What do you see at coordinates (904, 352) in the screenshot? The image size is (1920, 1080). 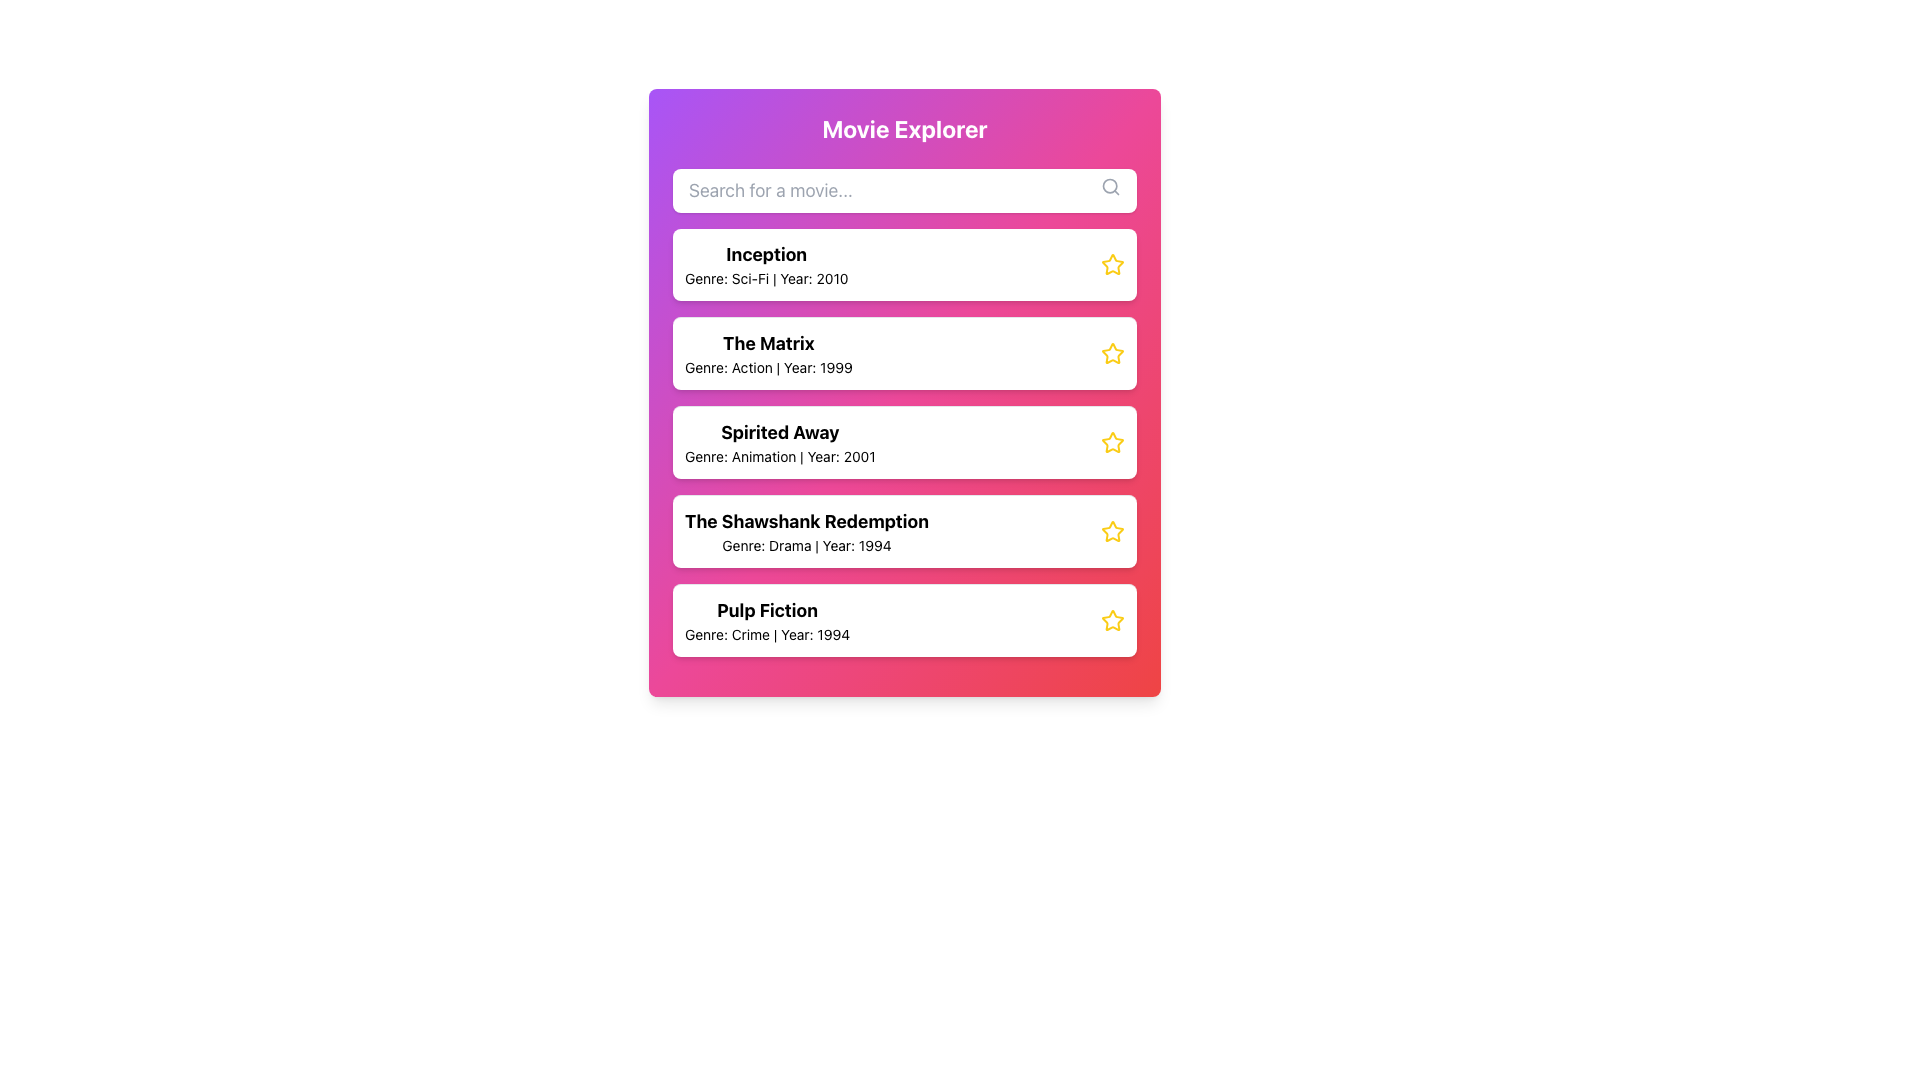 I see `the movie card presenting information about 'The Matrix', which is the second card in the vertical list of movie entries` at bounding box center [904, 352].